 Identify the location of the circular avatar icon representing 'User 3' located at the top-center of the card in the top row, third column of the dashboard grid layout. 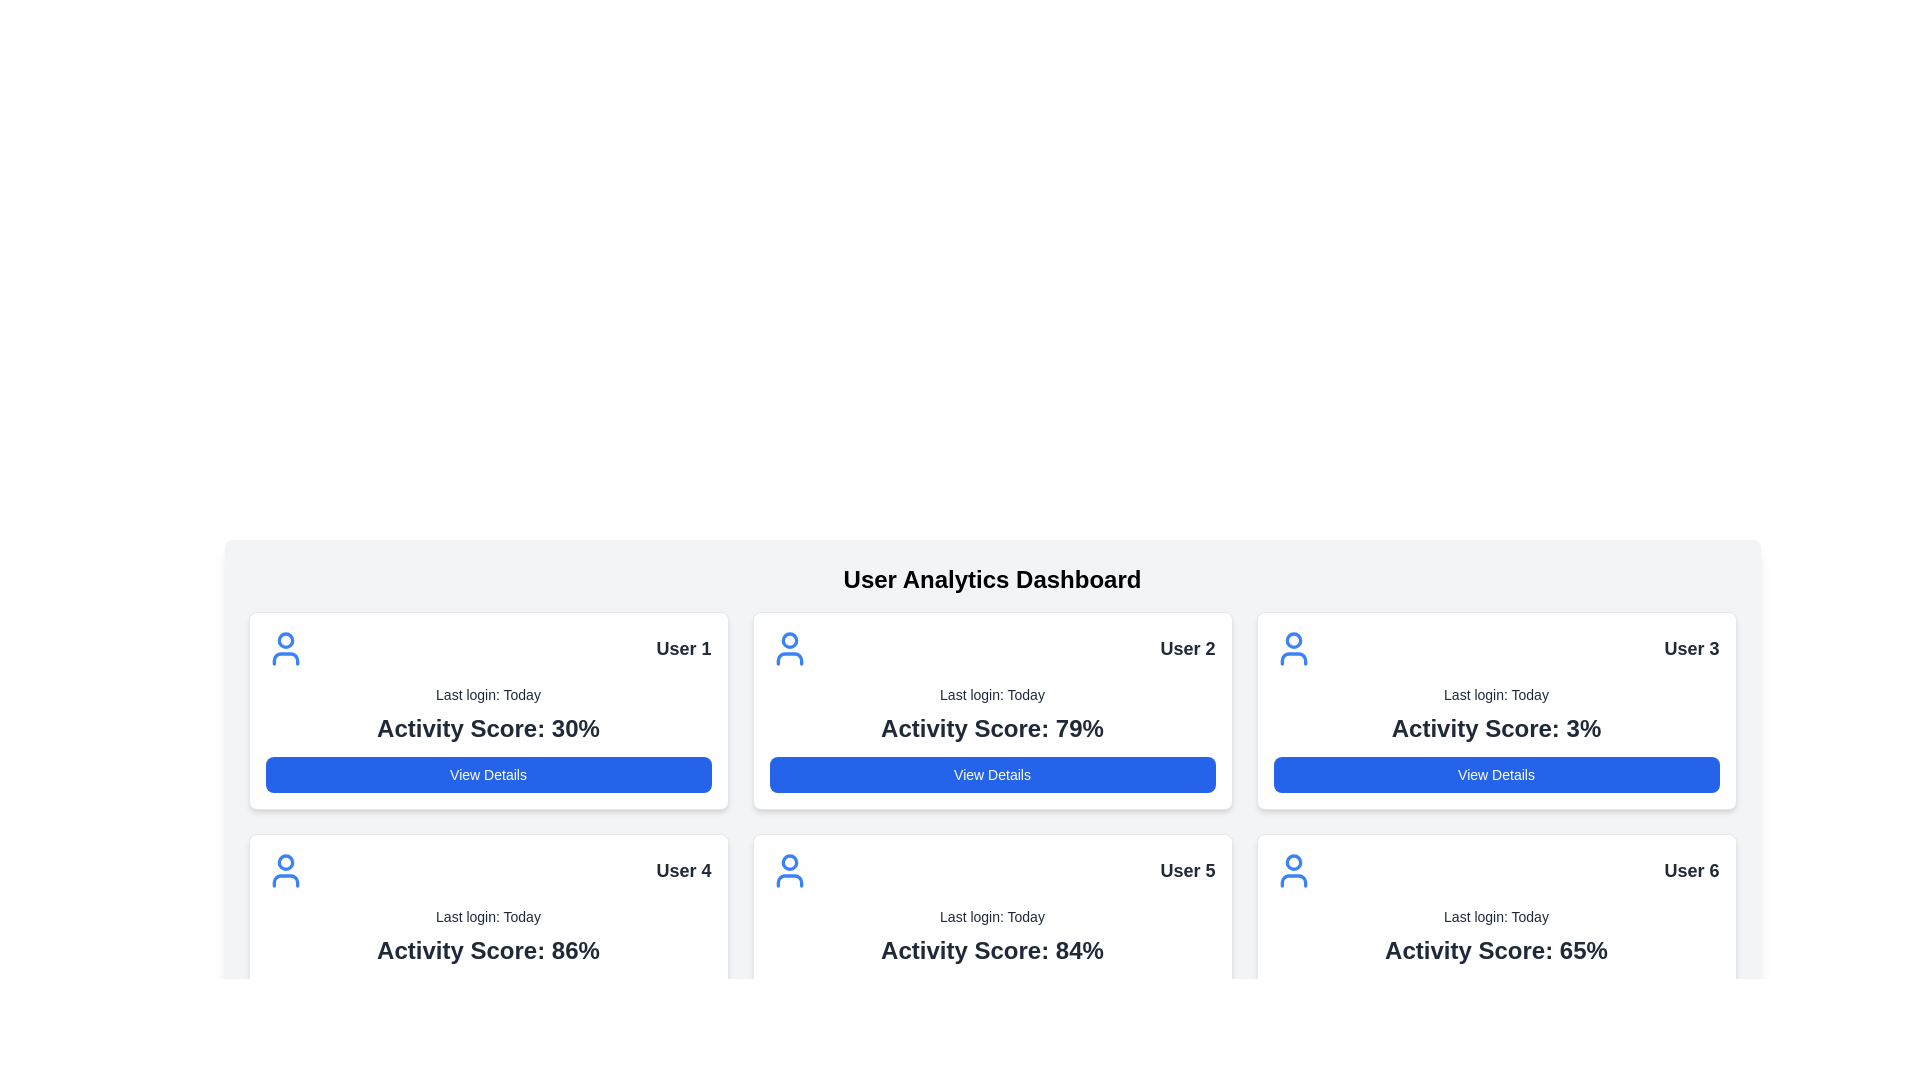
(1293, 640).